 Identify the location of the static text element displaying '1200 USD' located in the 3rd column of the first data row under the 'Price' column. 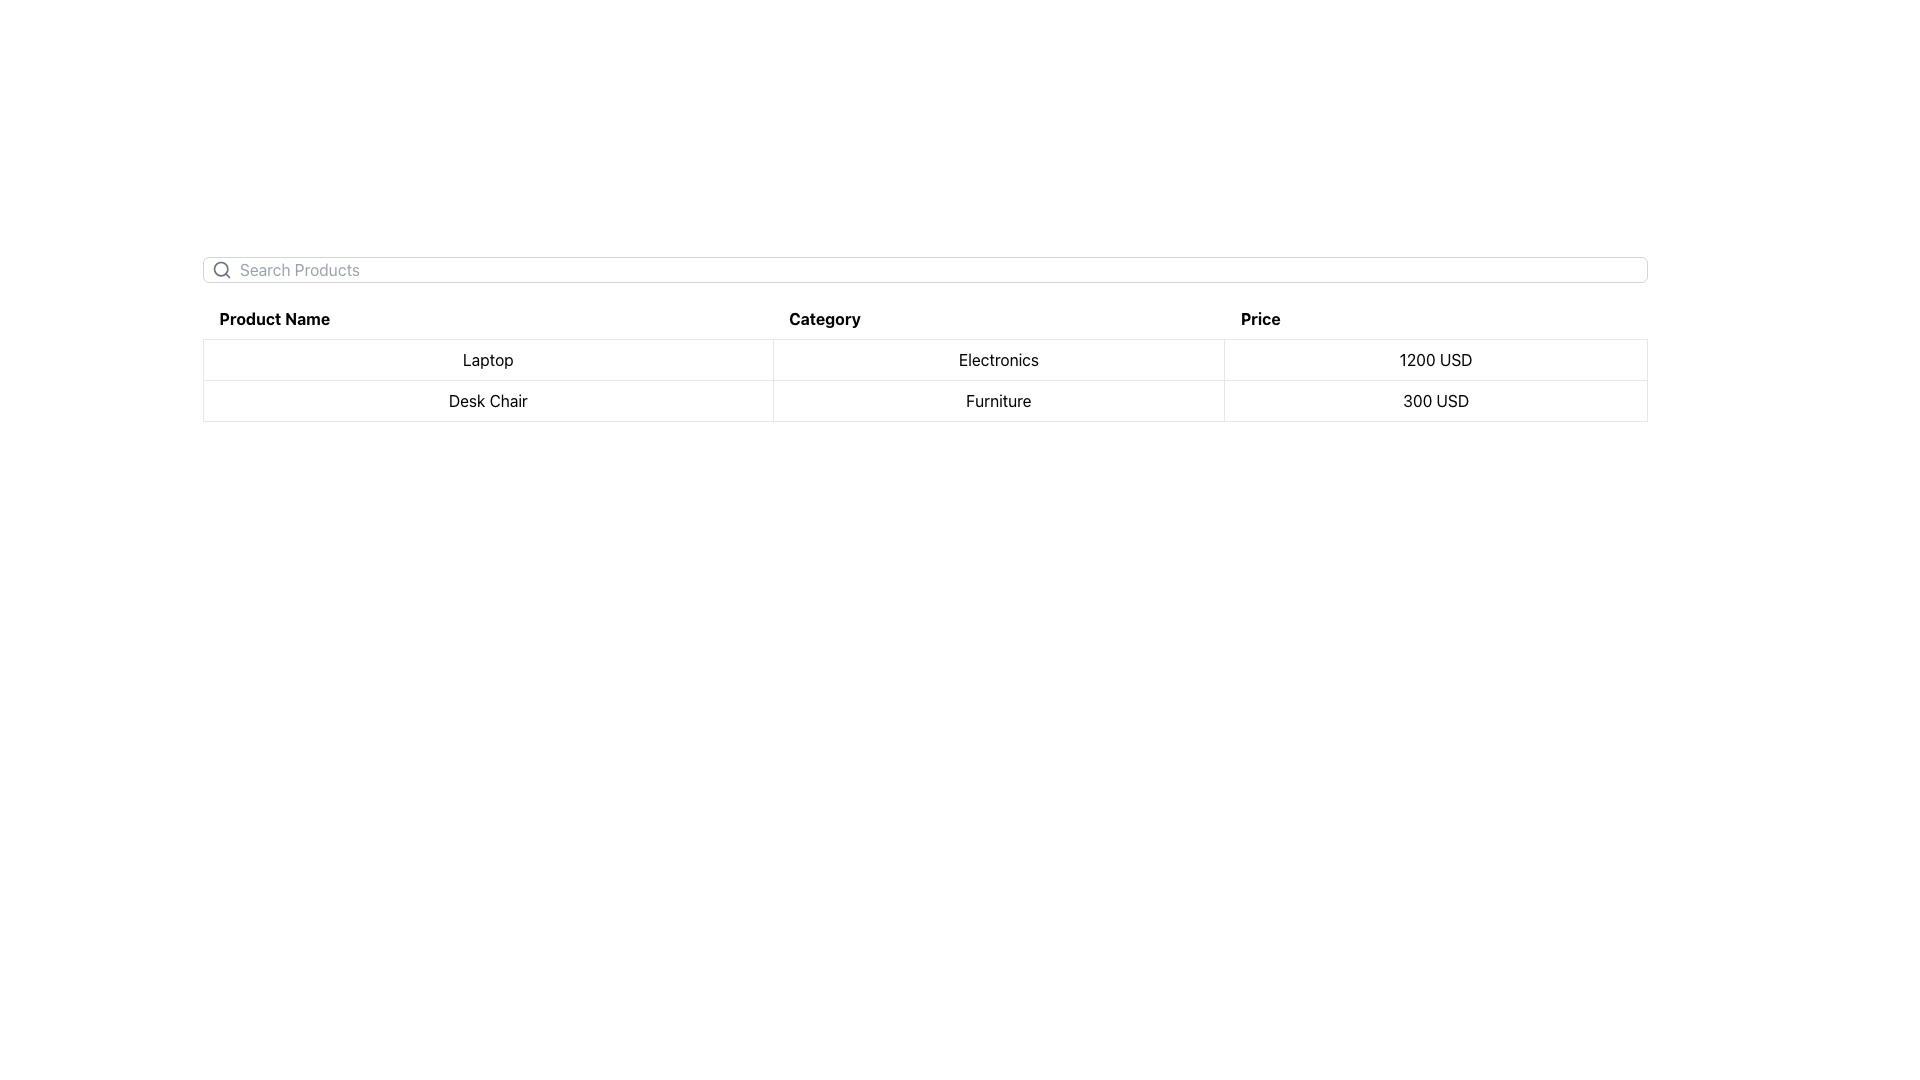
(1435, 358).